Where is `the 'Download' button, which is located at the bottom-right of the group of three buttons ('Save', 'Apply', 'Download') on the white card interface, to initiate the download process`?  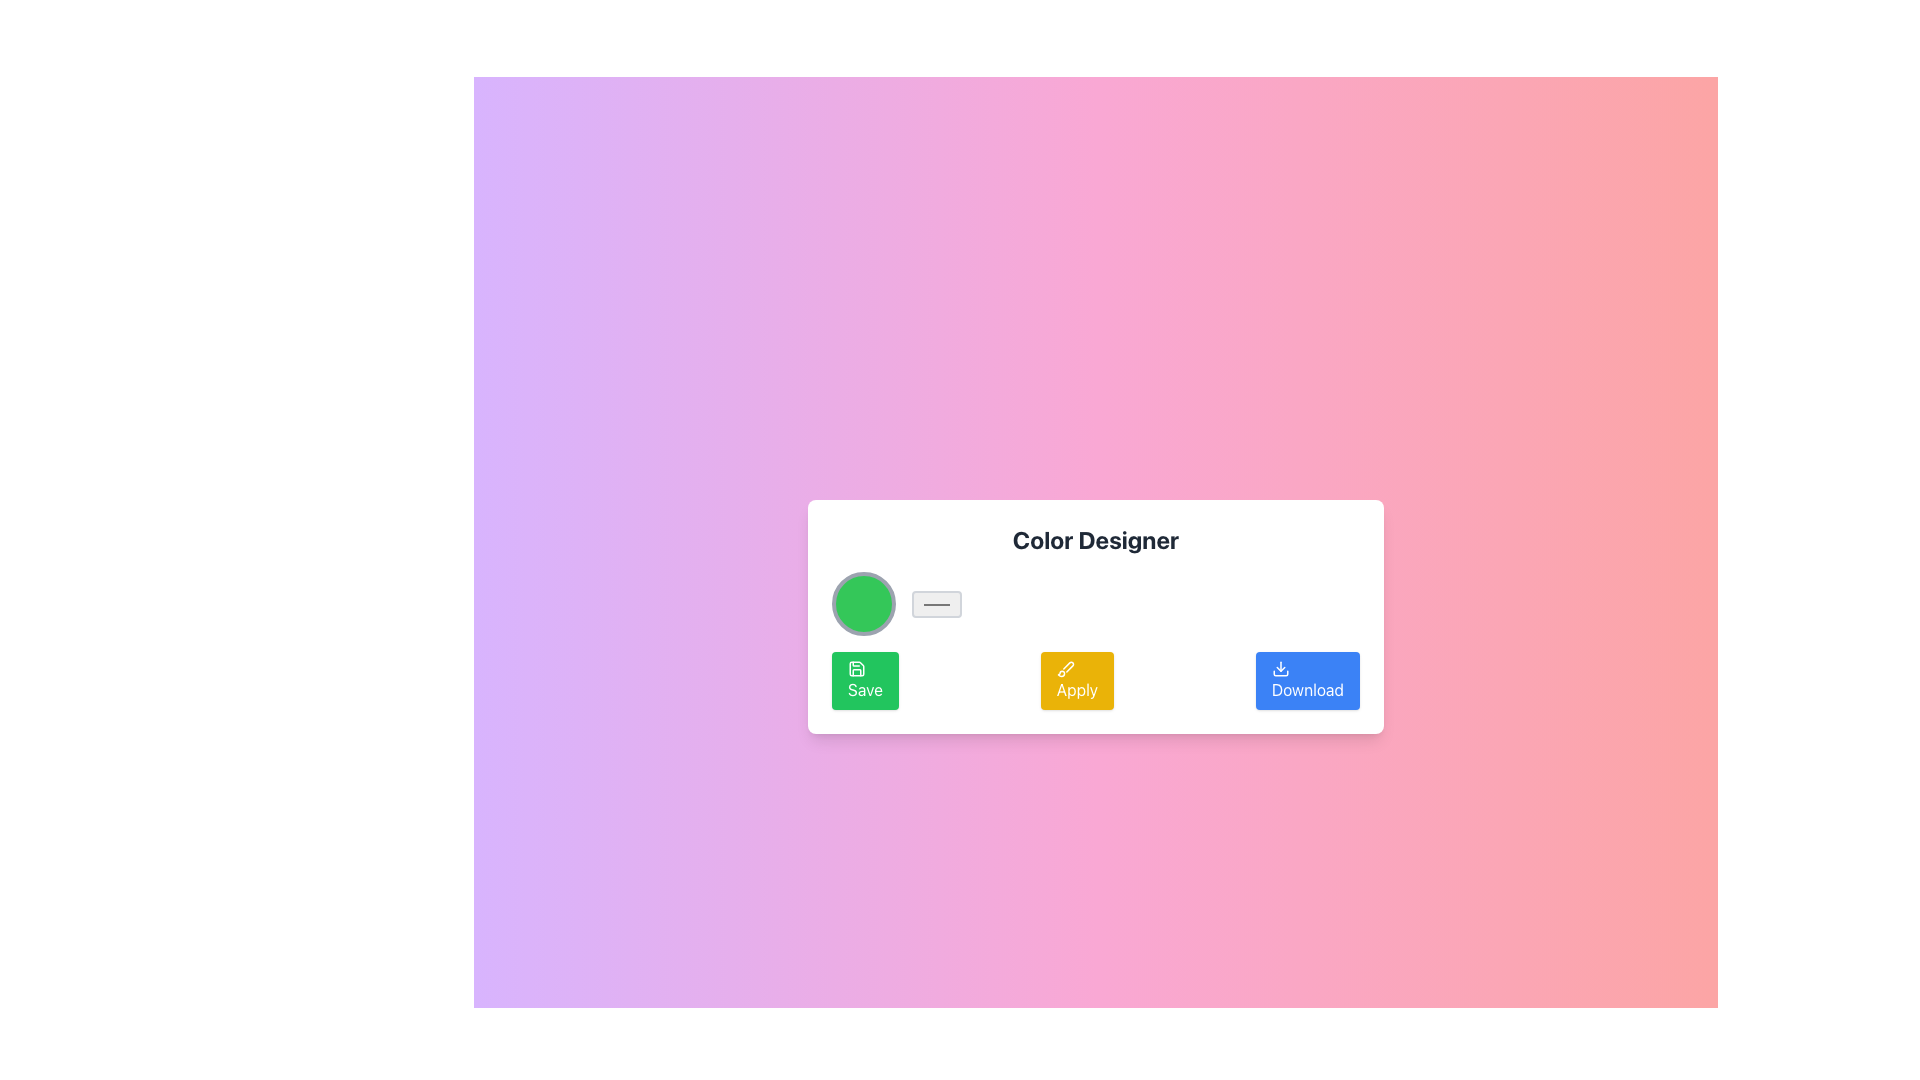
the 'Download' button, which is located at the bottom-right of the group of three buttons ('Save', 'Apply', 'Download') on the white card interface, to initiate the download process is located at coordinates (1280, 668).